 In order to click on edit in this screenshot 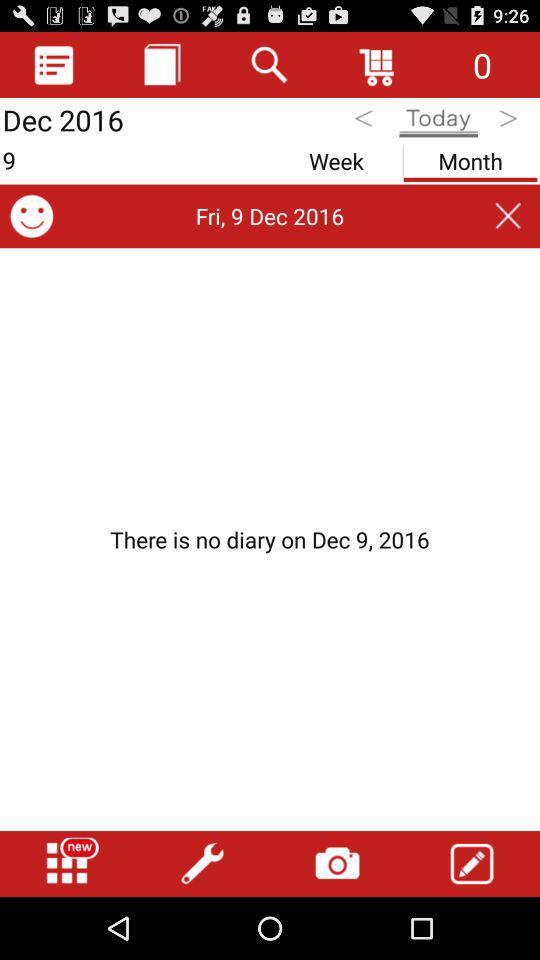, I will do `click(472, 863)`.